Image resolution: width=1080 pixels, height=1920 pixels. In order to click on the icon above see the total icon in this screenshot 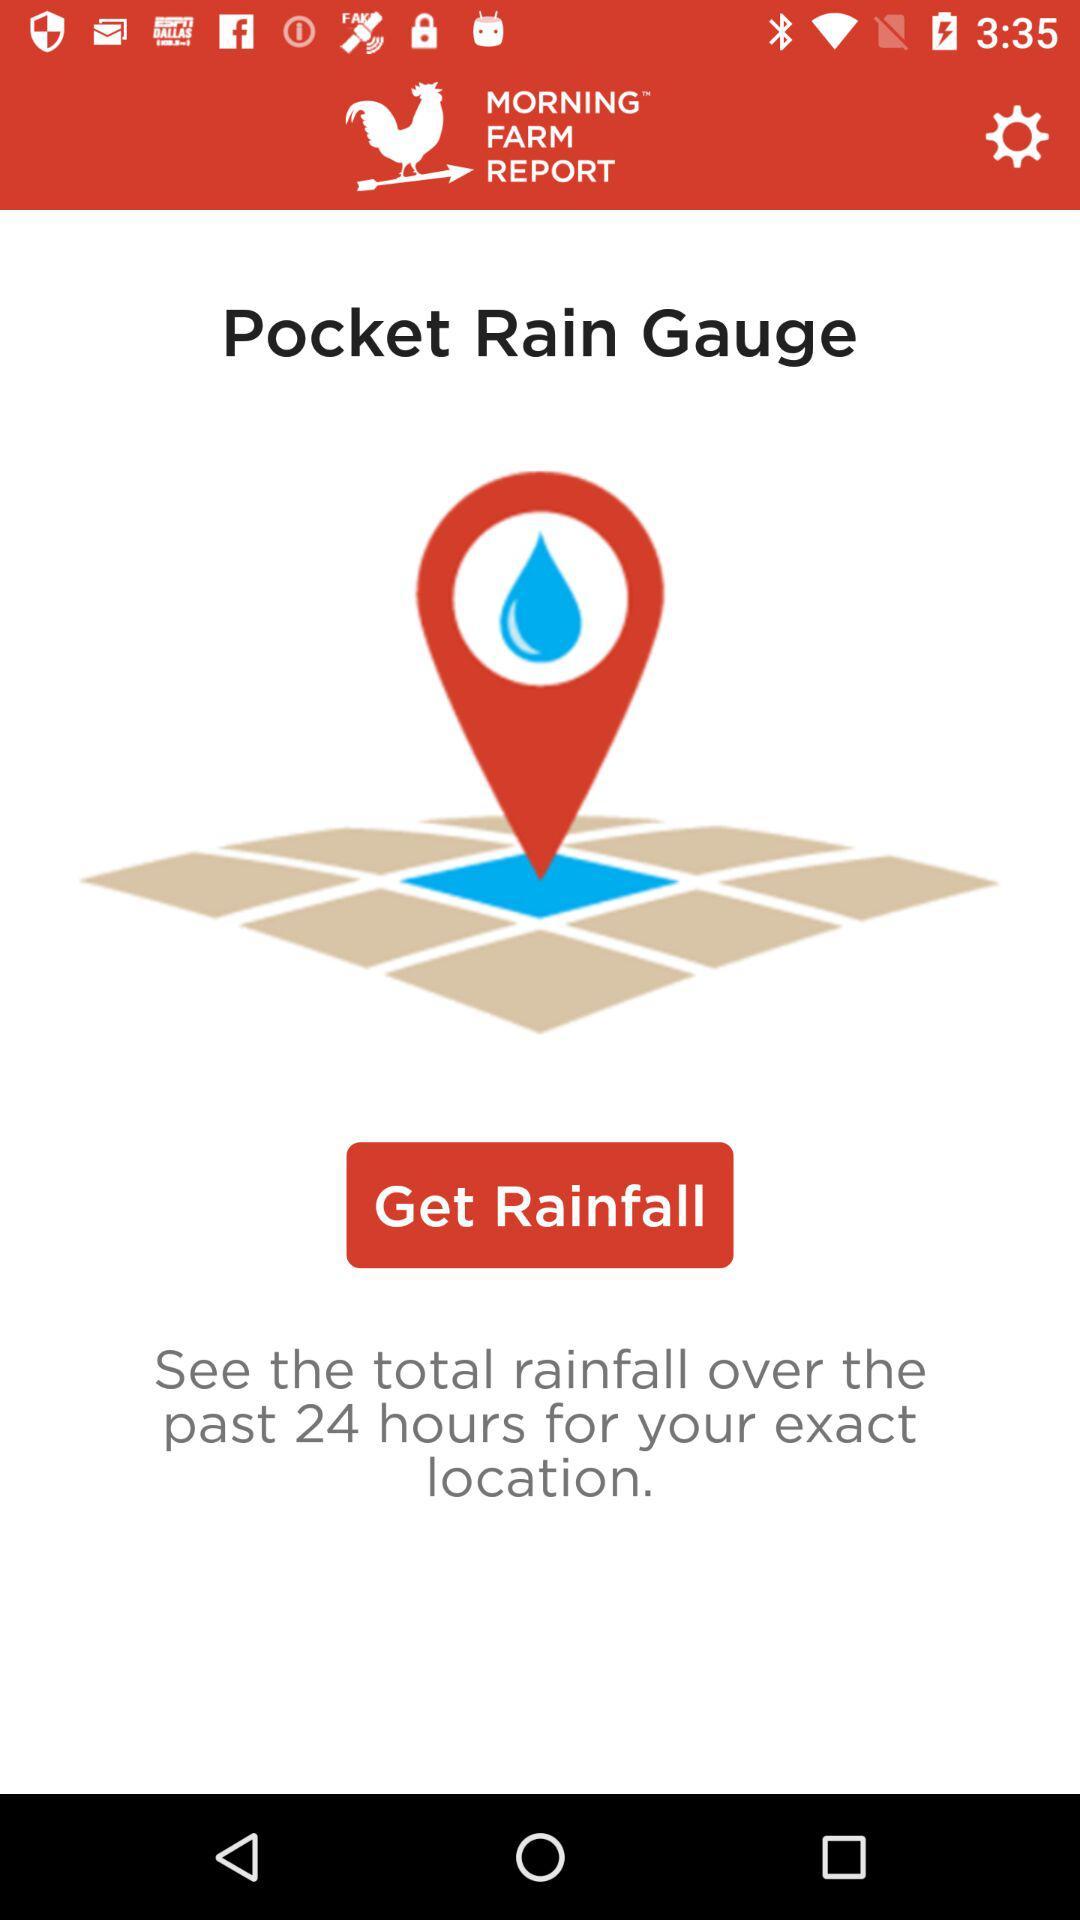, I will do `click(540, 1204)`.